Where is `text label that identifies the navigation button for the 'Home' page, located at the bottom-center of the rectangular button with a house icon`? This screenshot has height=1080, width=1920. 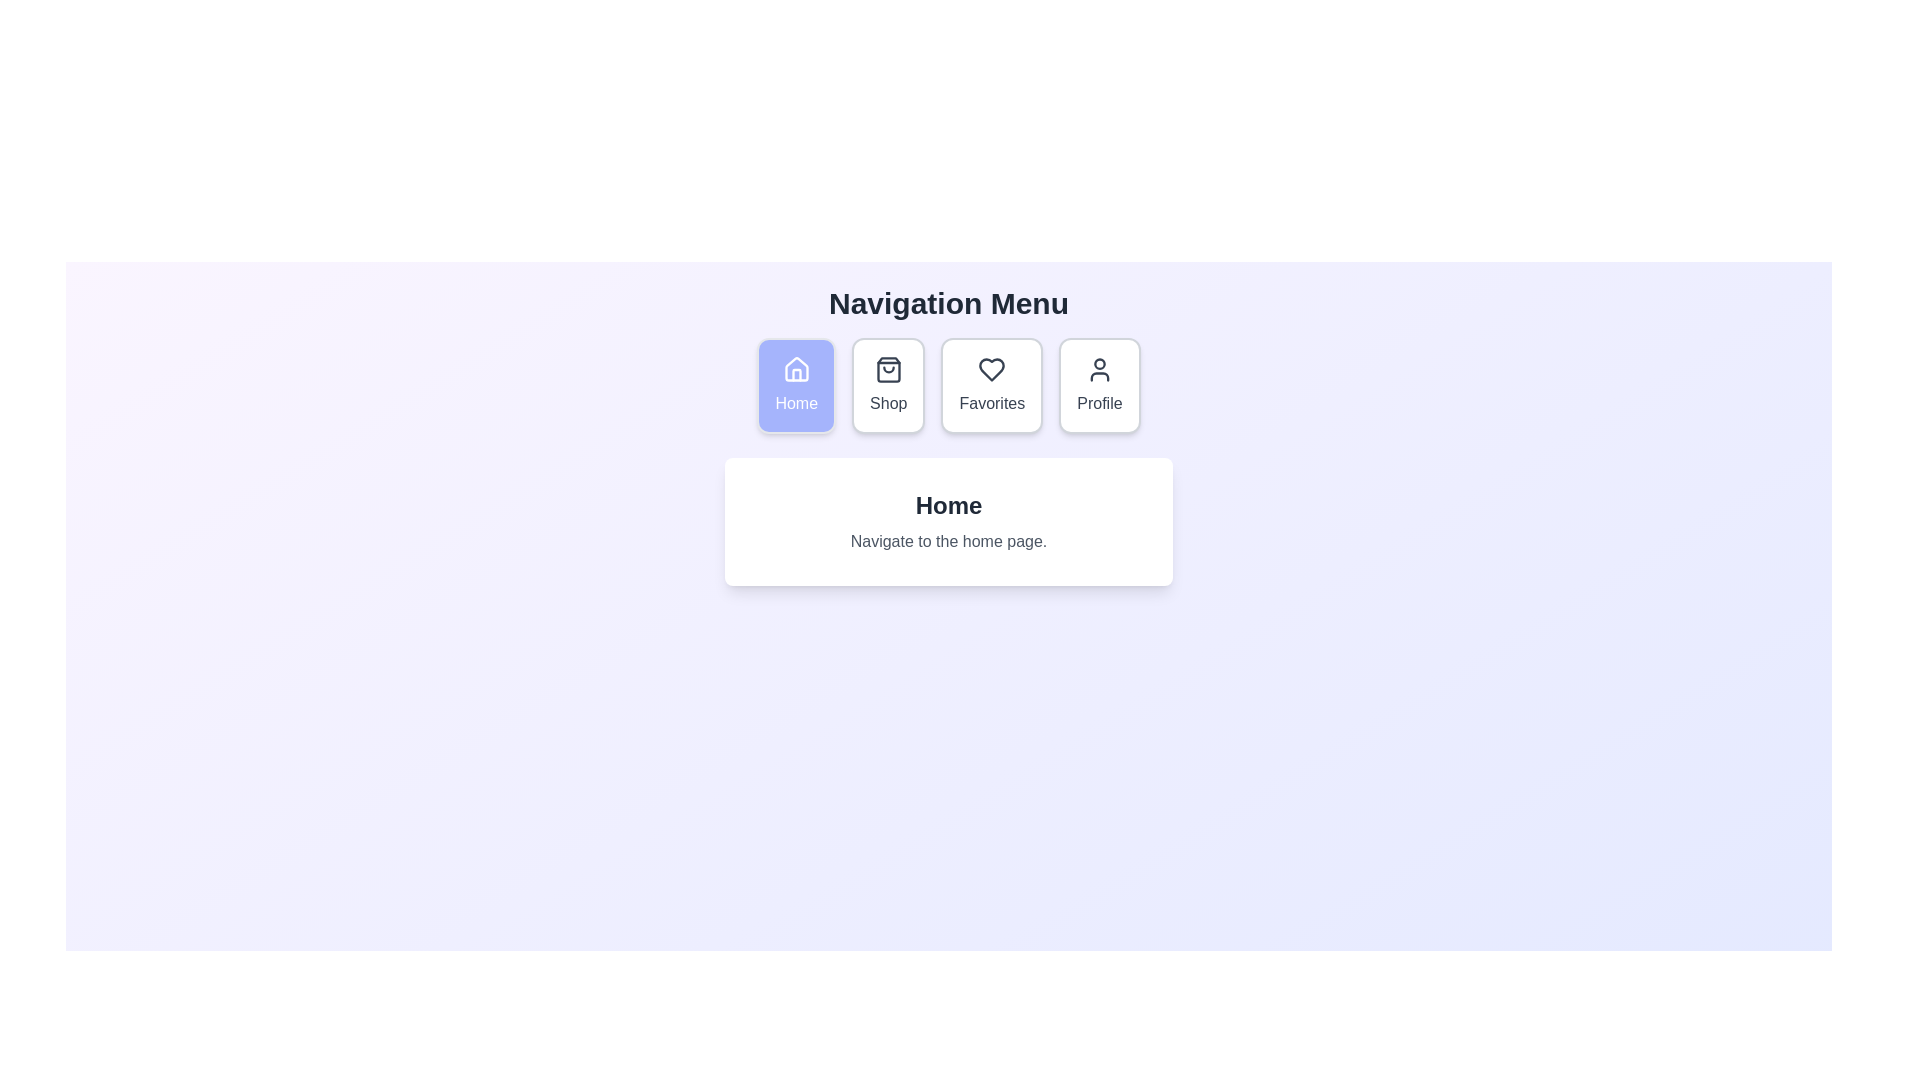 text label that identifies the navigation button for the 'Home' page, located at the bottom-center of the rectangular button with a house icon is located at coordinates (795, 404).